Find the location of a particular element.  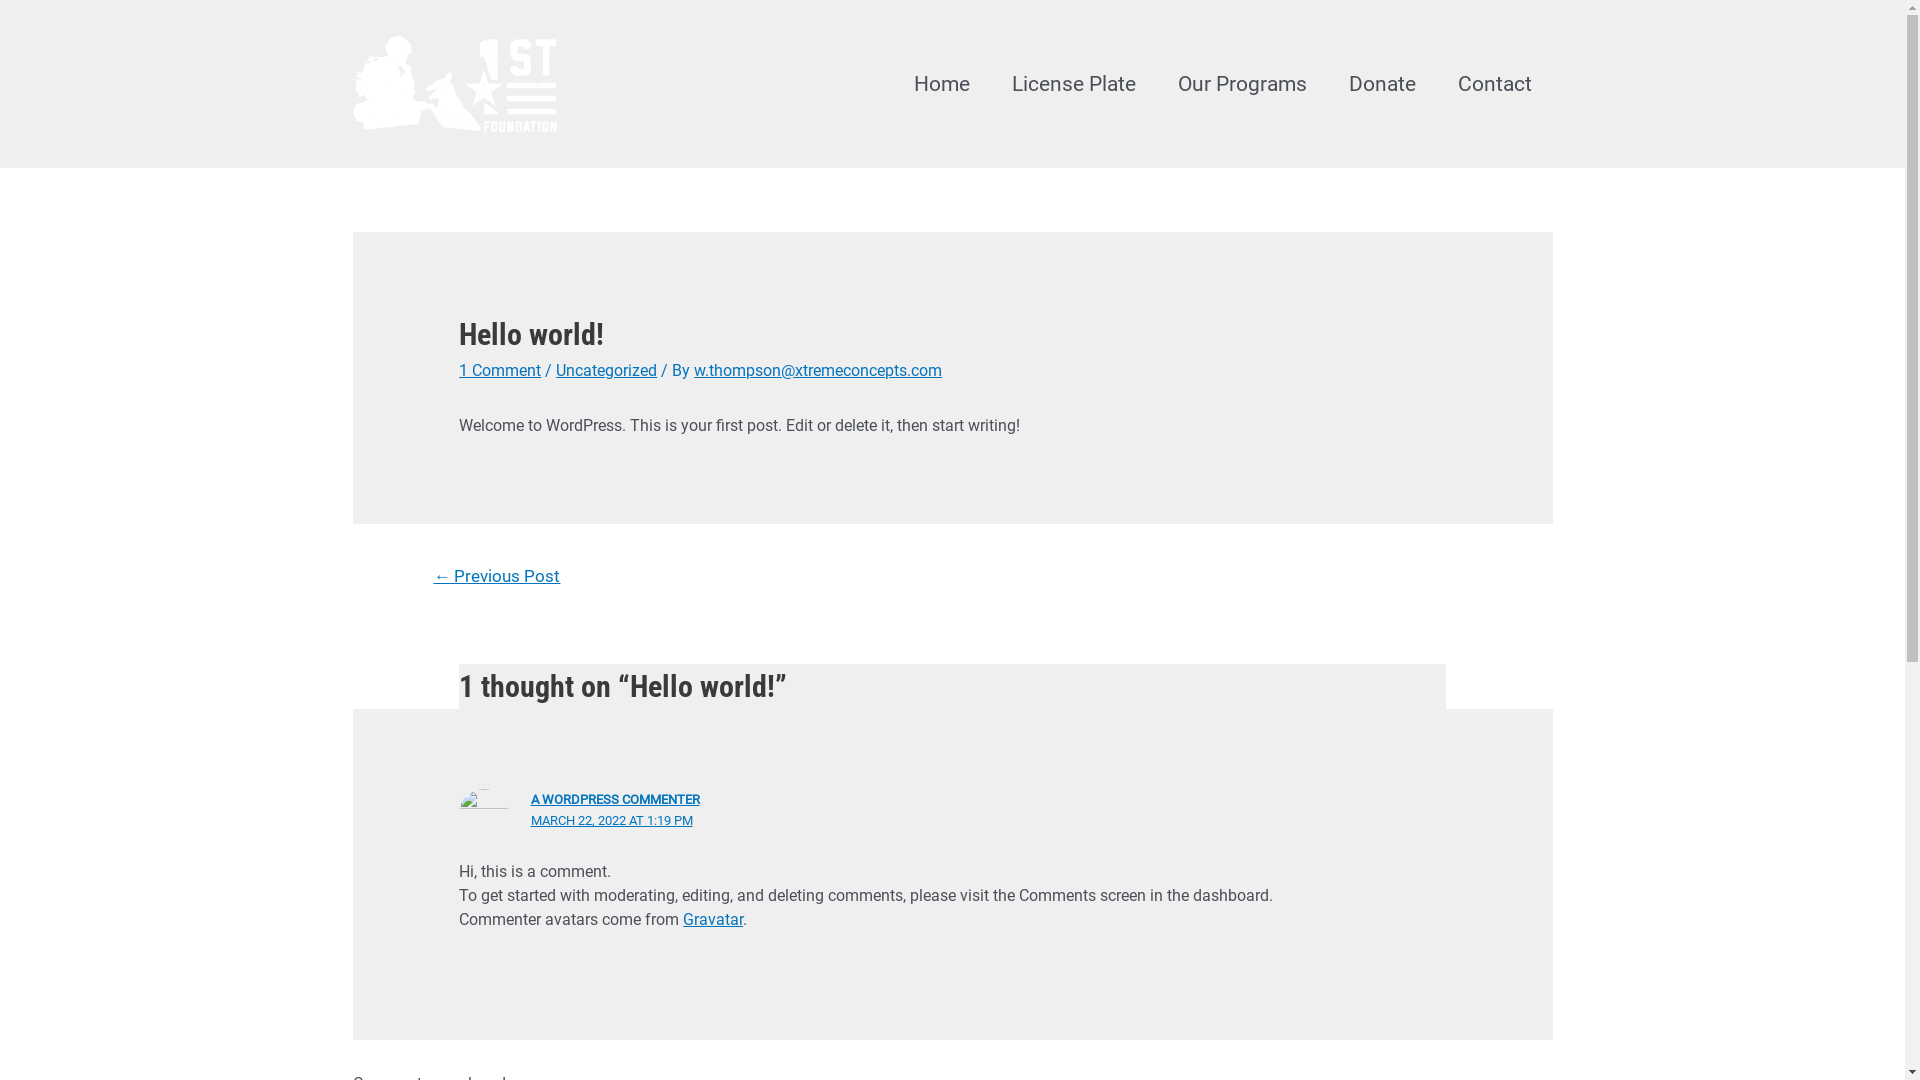

'1 Comment' is located at coordinates (458, 370).